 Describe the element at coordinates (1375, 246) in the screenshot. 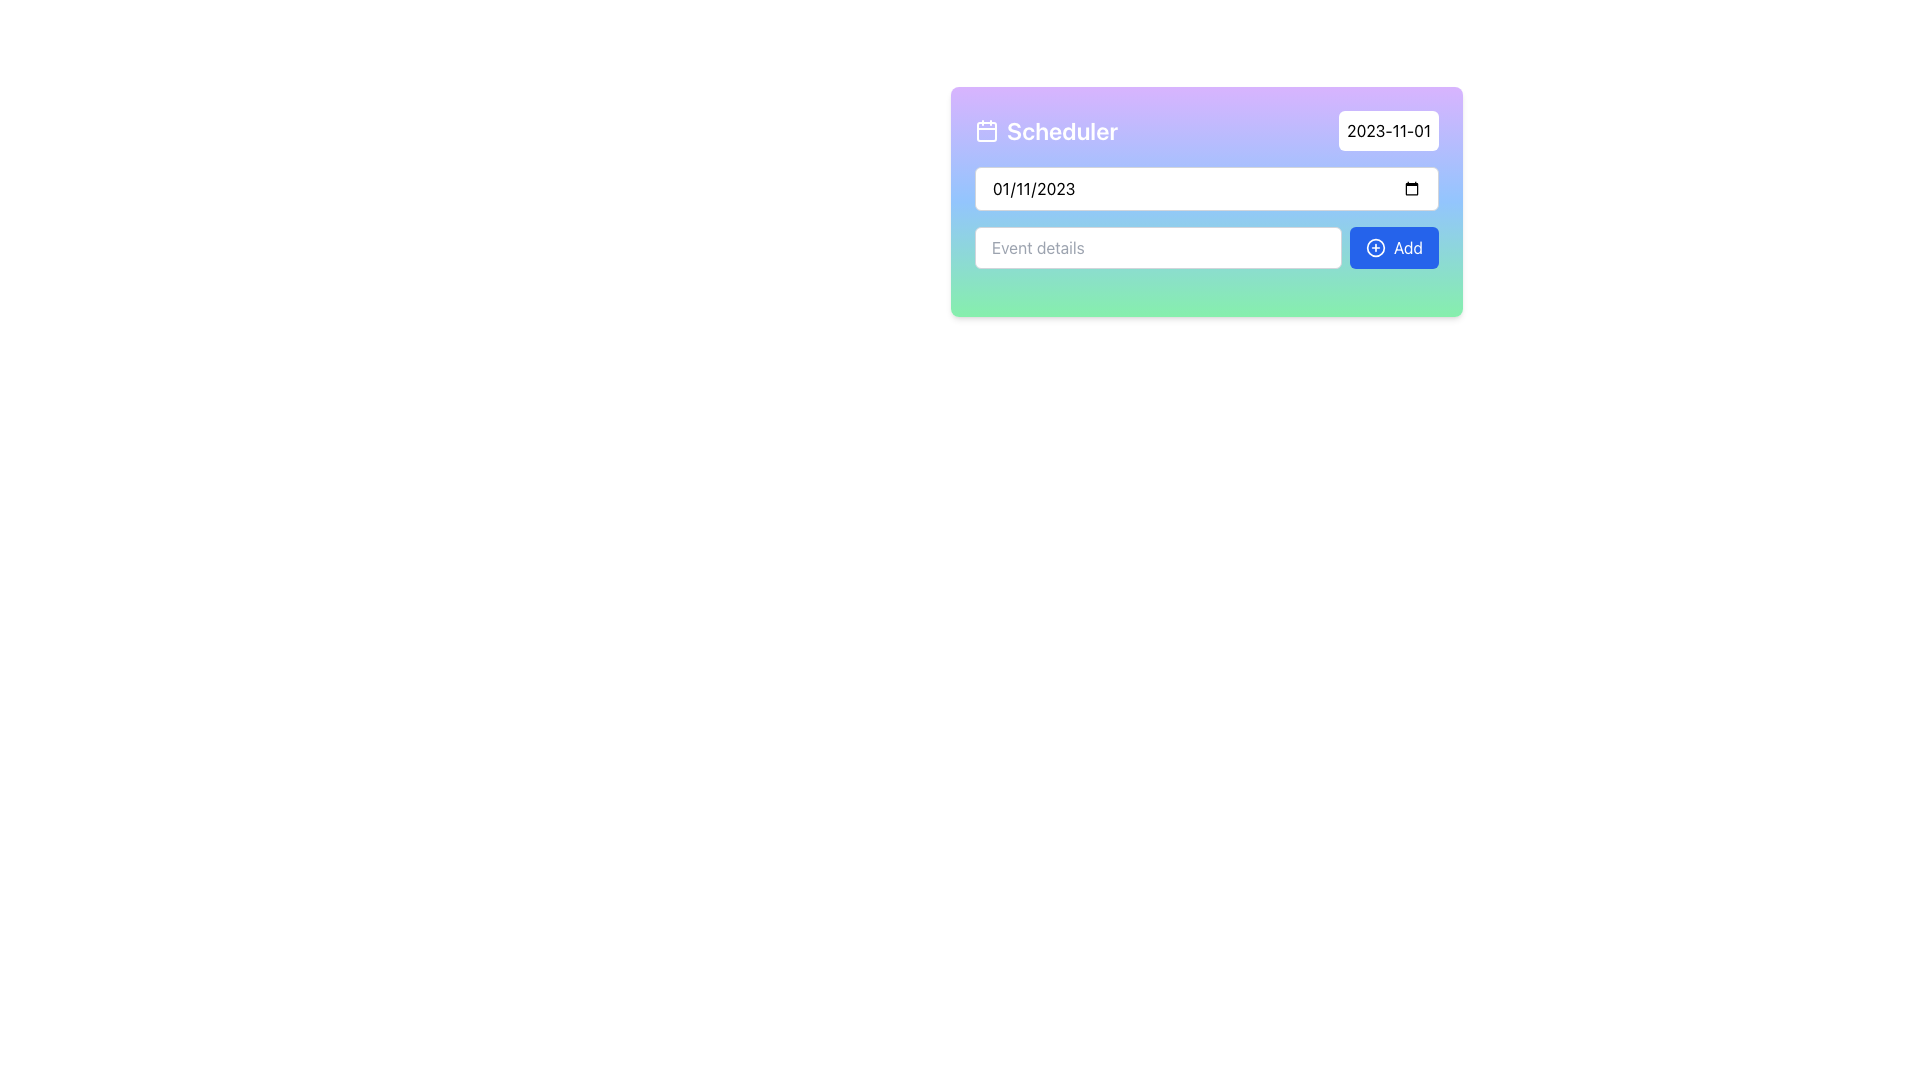

I see `the central circular component of the SVG icon representing the 'Add' action, which is part of a blue rectangular button labeled 'Add'` at that location.